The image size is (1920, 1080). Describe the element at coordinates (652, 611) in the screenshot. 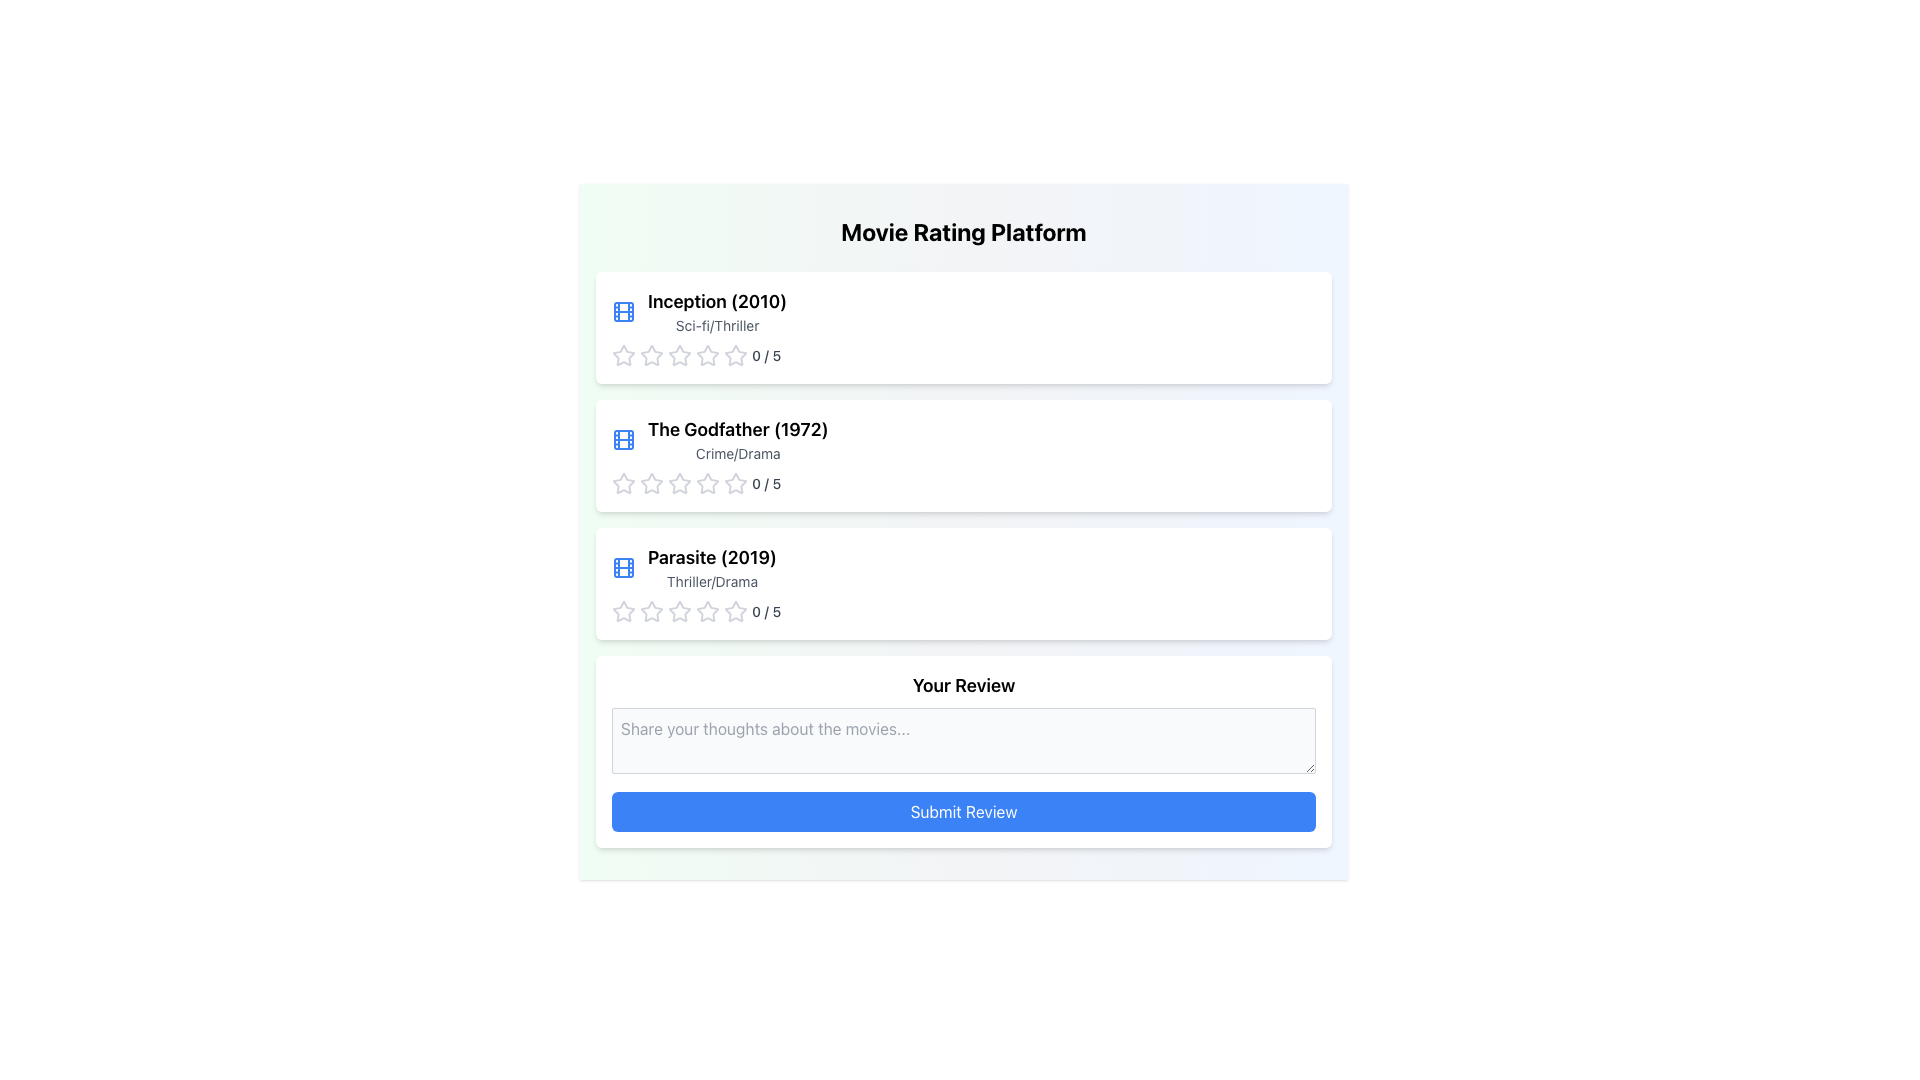

I see `the second star icon for rating under the movie 'Parasite (2019)' to assign a rating` at that location.